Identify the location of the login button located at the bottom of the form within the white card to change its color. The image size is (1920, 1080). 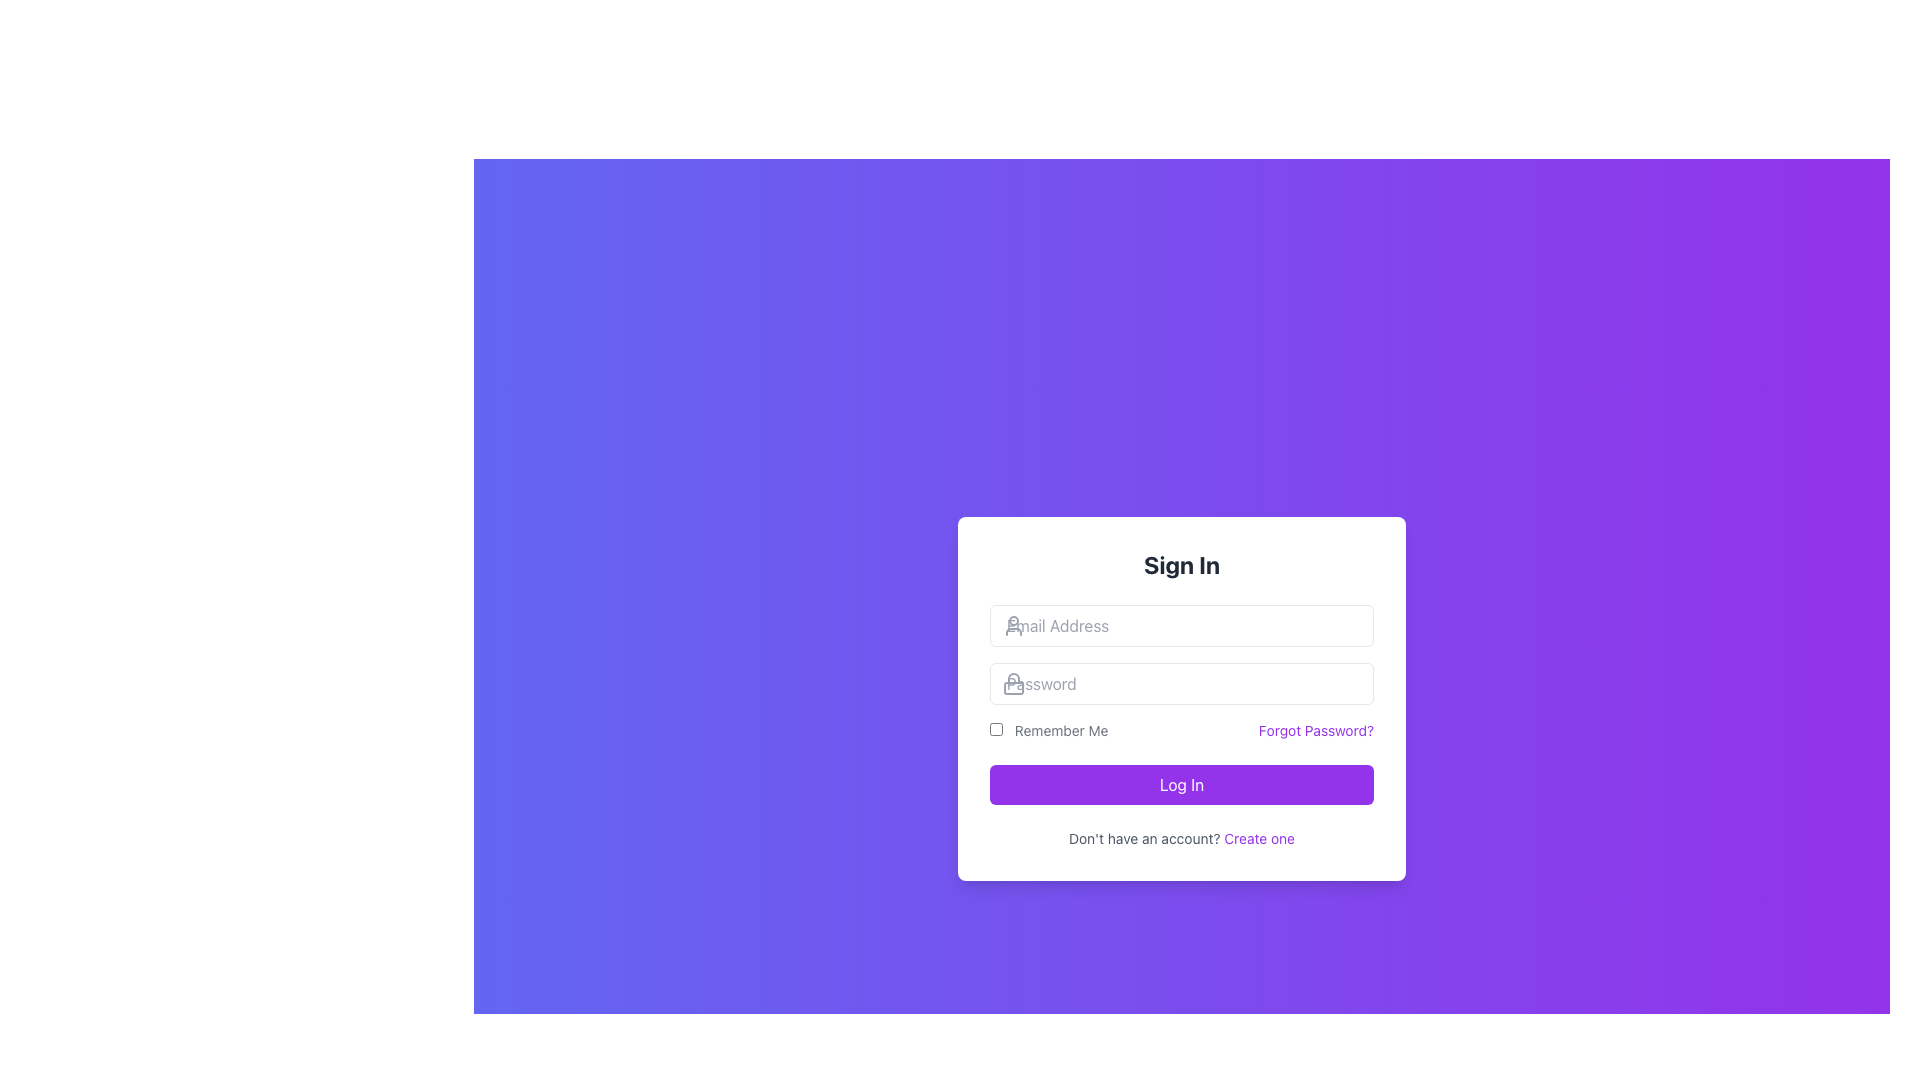
(1181, 784).